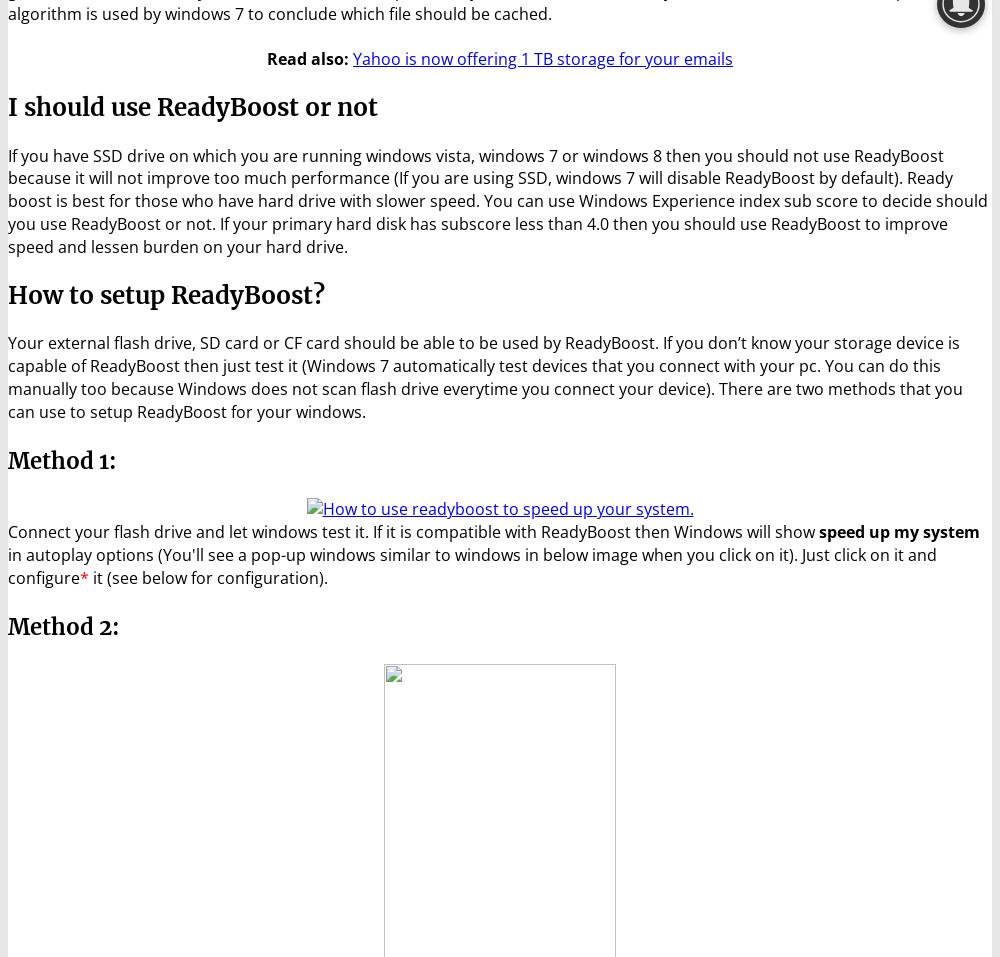  What do you see at coordinates (8, 565) in the screenshot?
I see `'in autoplay options (You'll see a pop-up windows similar to windows in below image when you click on it). Just click on it and configure'` at bounding box center [8, 565].